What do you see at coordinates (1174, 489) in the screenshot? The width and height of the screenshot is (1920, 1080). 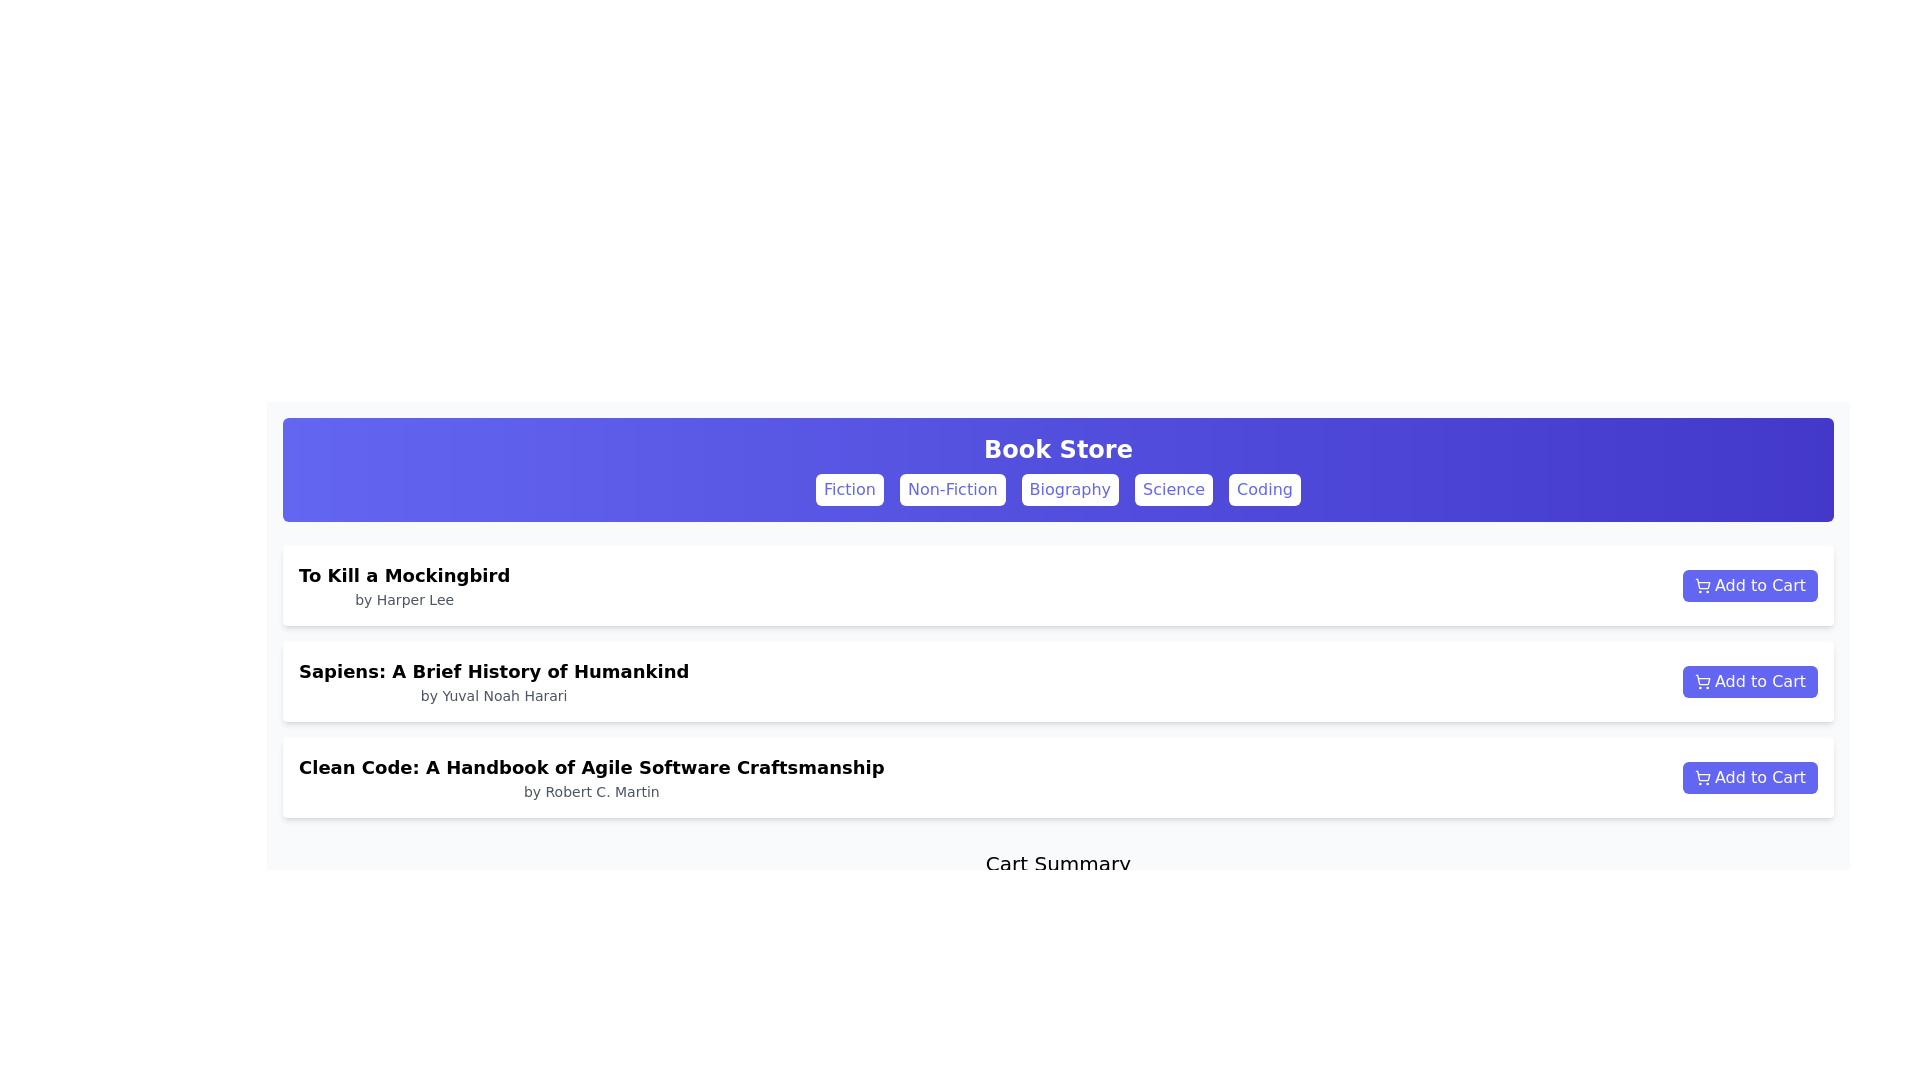 I see `the 'Science' button, which is a rectangular button with rounded edges, featuring indigo-colored text on a white background, positioned as the fourth button in a row of five in the header section` at bounding box center [1174, 489].